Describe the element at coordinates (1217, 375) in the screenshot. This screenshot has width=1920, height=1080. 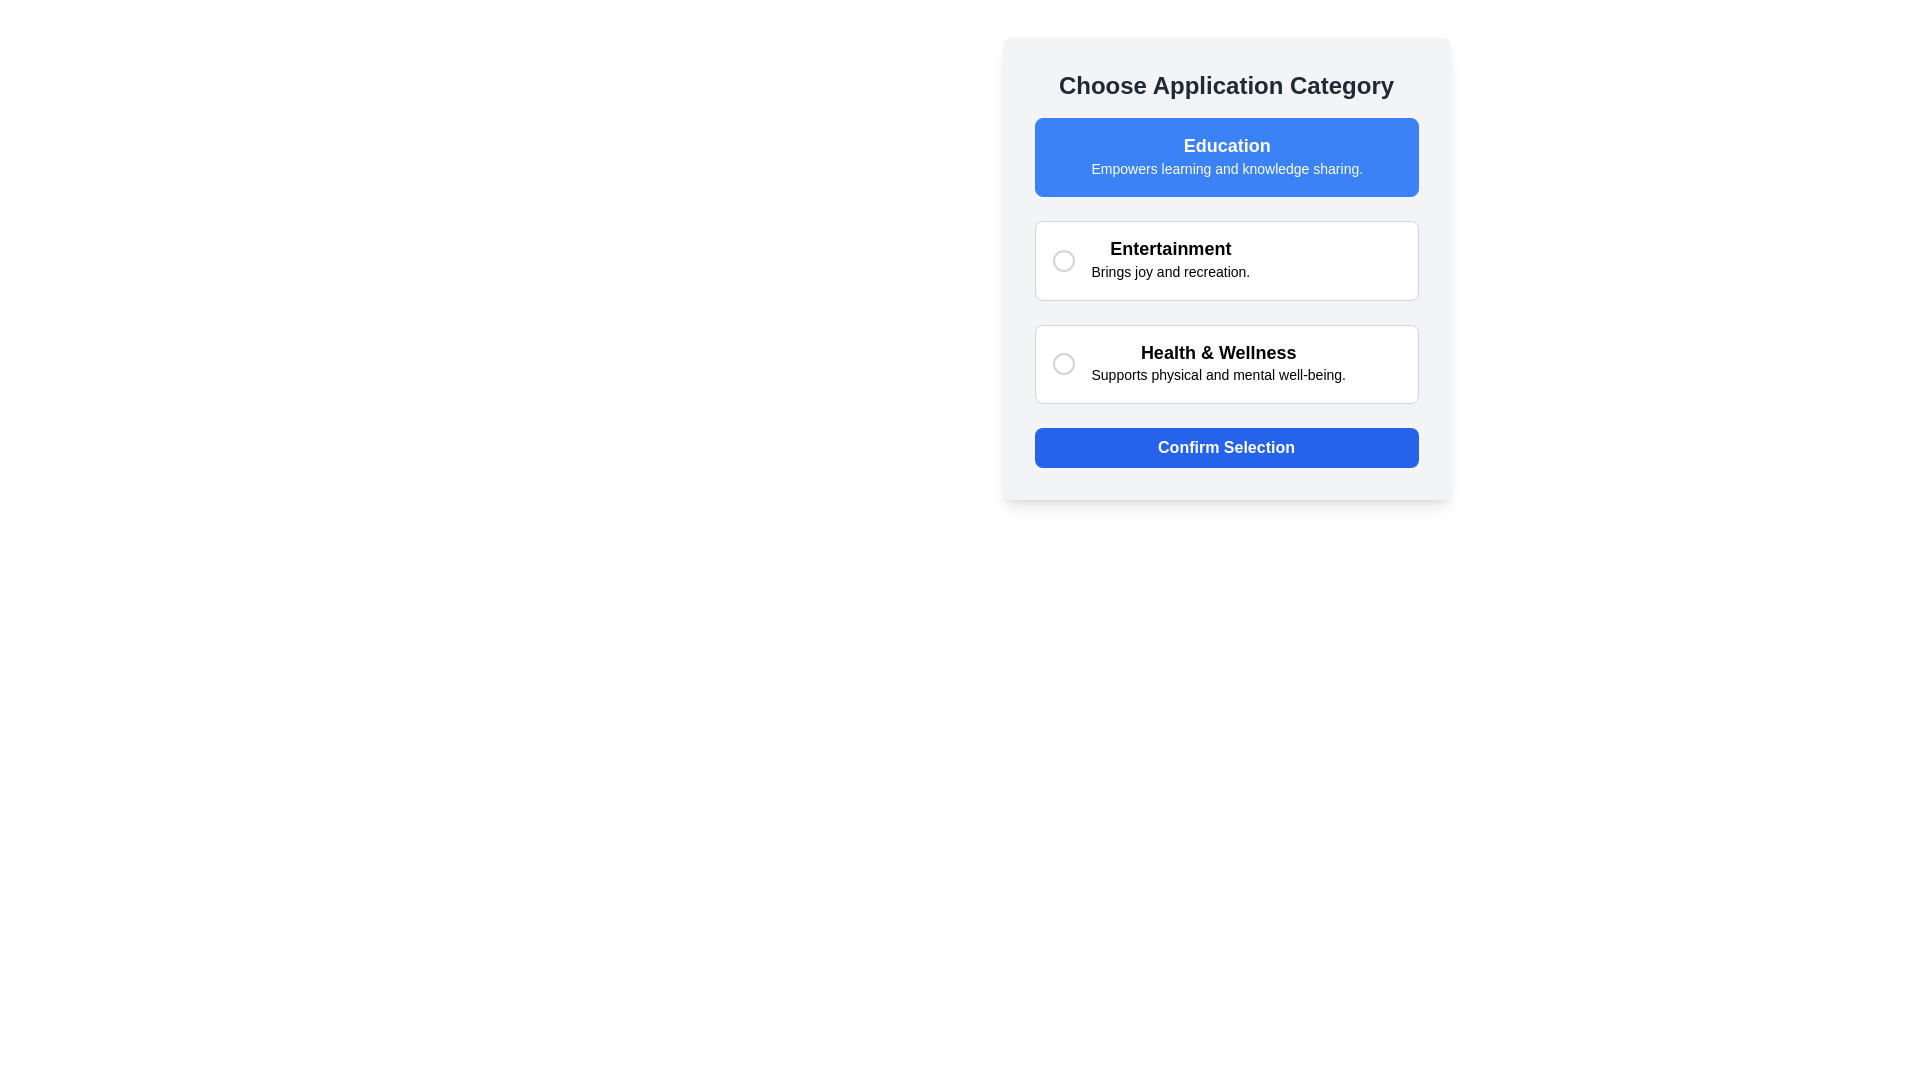
I see `the 'Health & Wellness' descriptive text label located below the heading in the third card of the 'Choose Application Category' section` at that location.